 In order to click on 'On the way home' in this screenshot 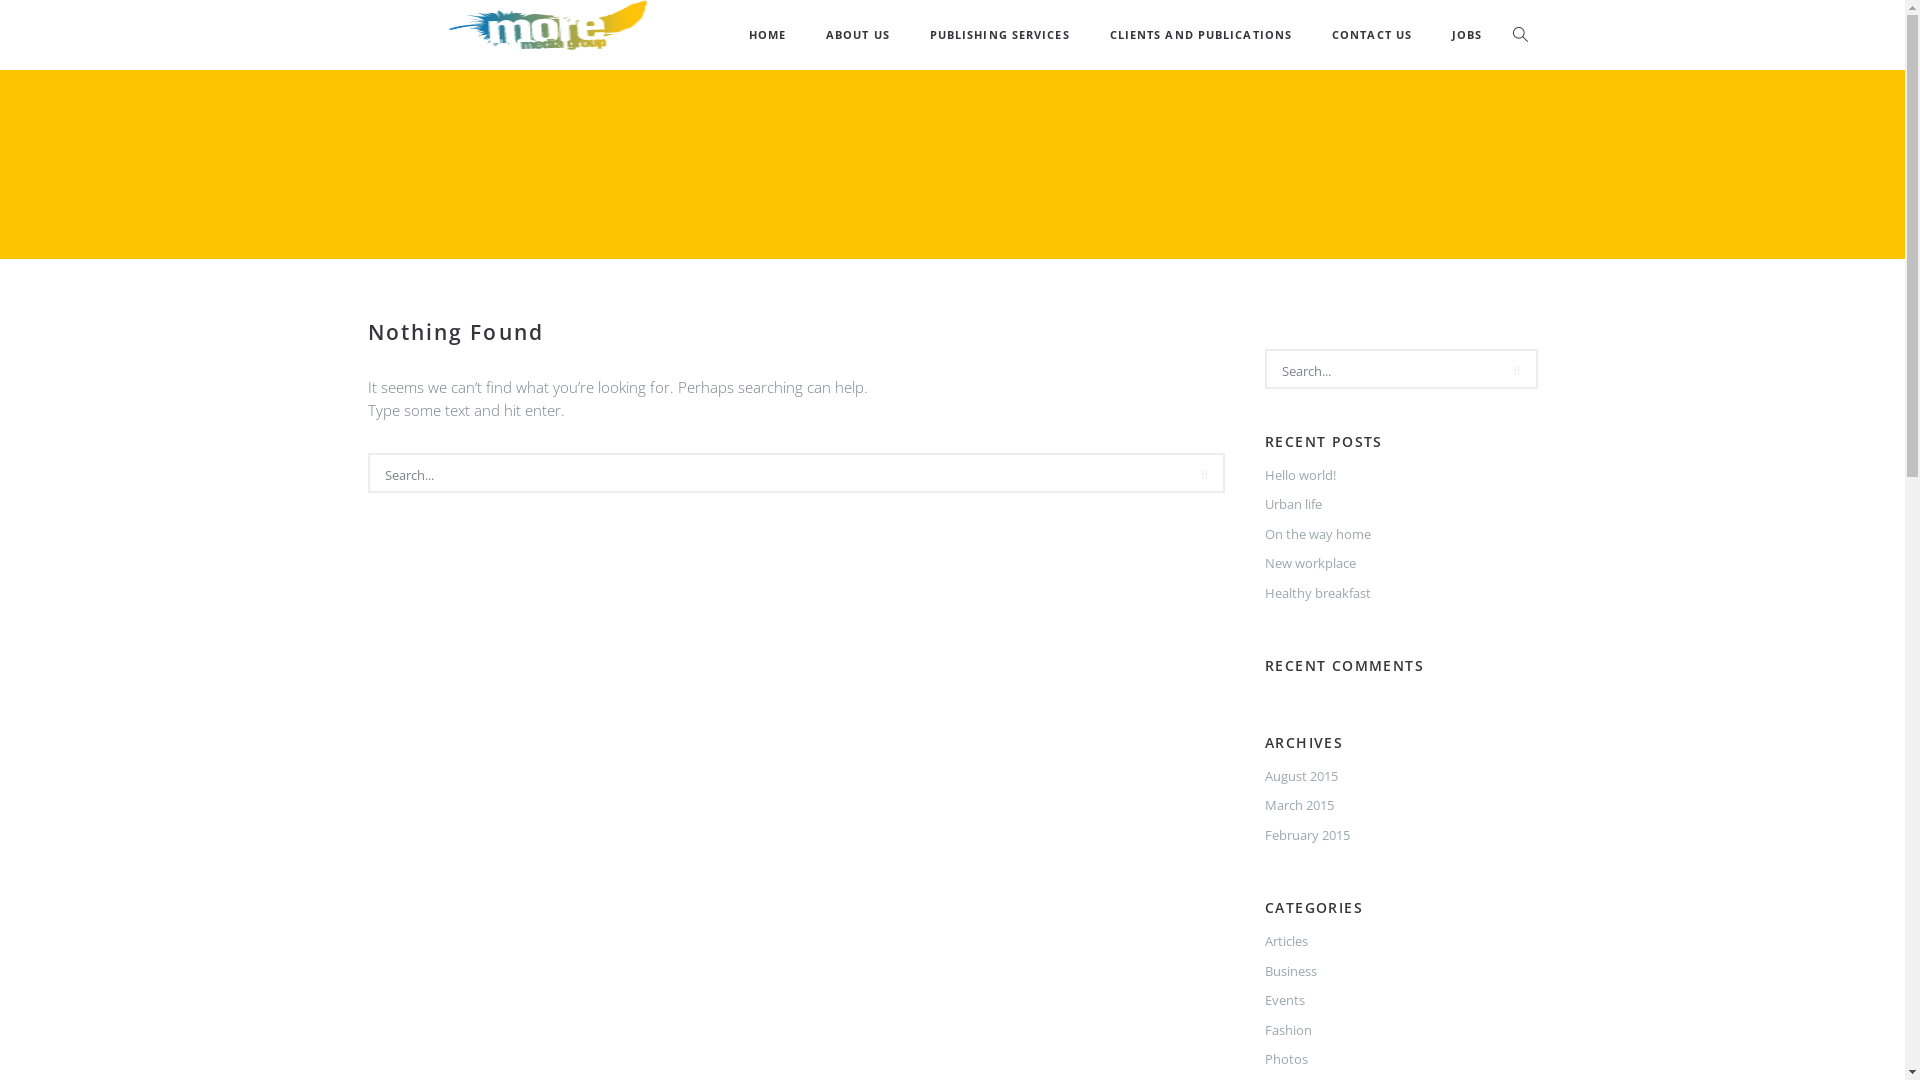, I will do `click(1318, 532)`.